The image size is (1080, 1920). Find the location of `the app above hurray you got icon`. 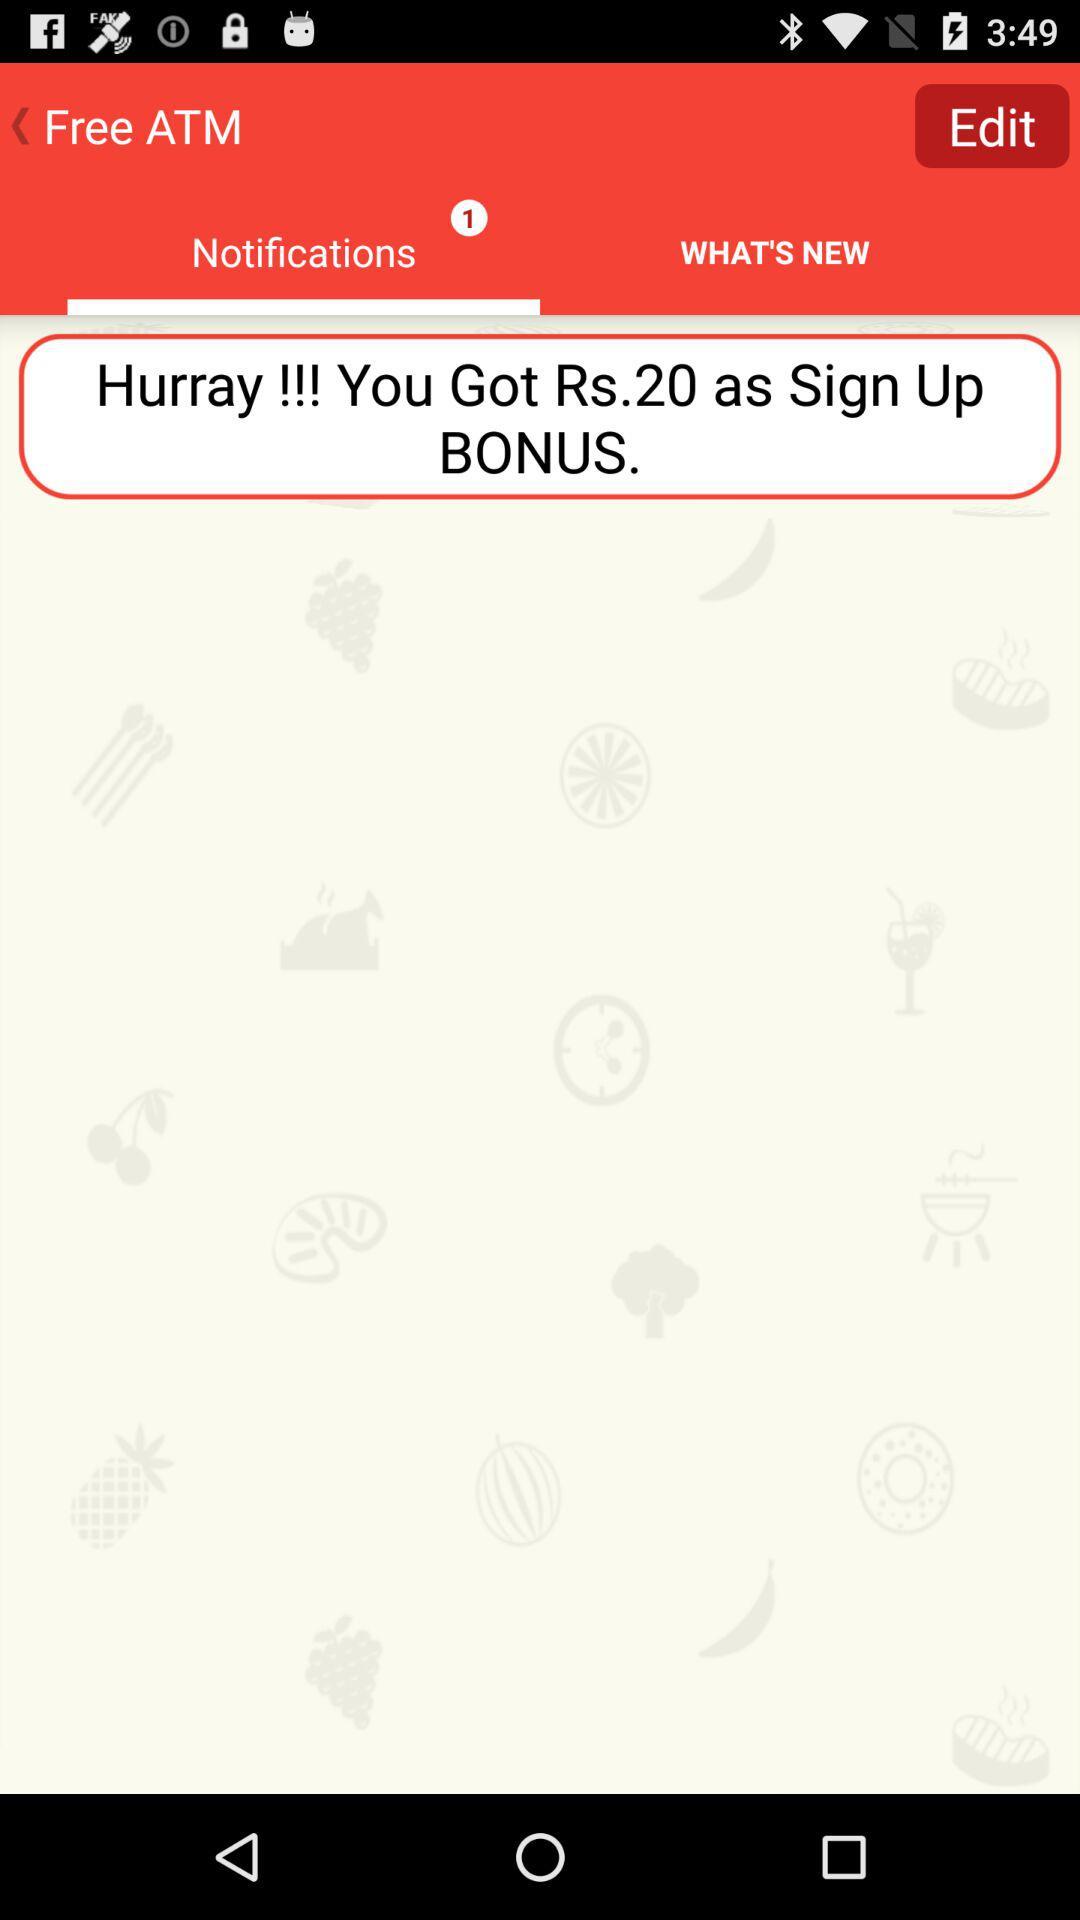

the app above hurray you got icon is located at coordinates (992, 124).